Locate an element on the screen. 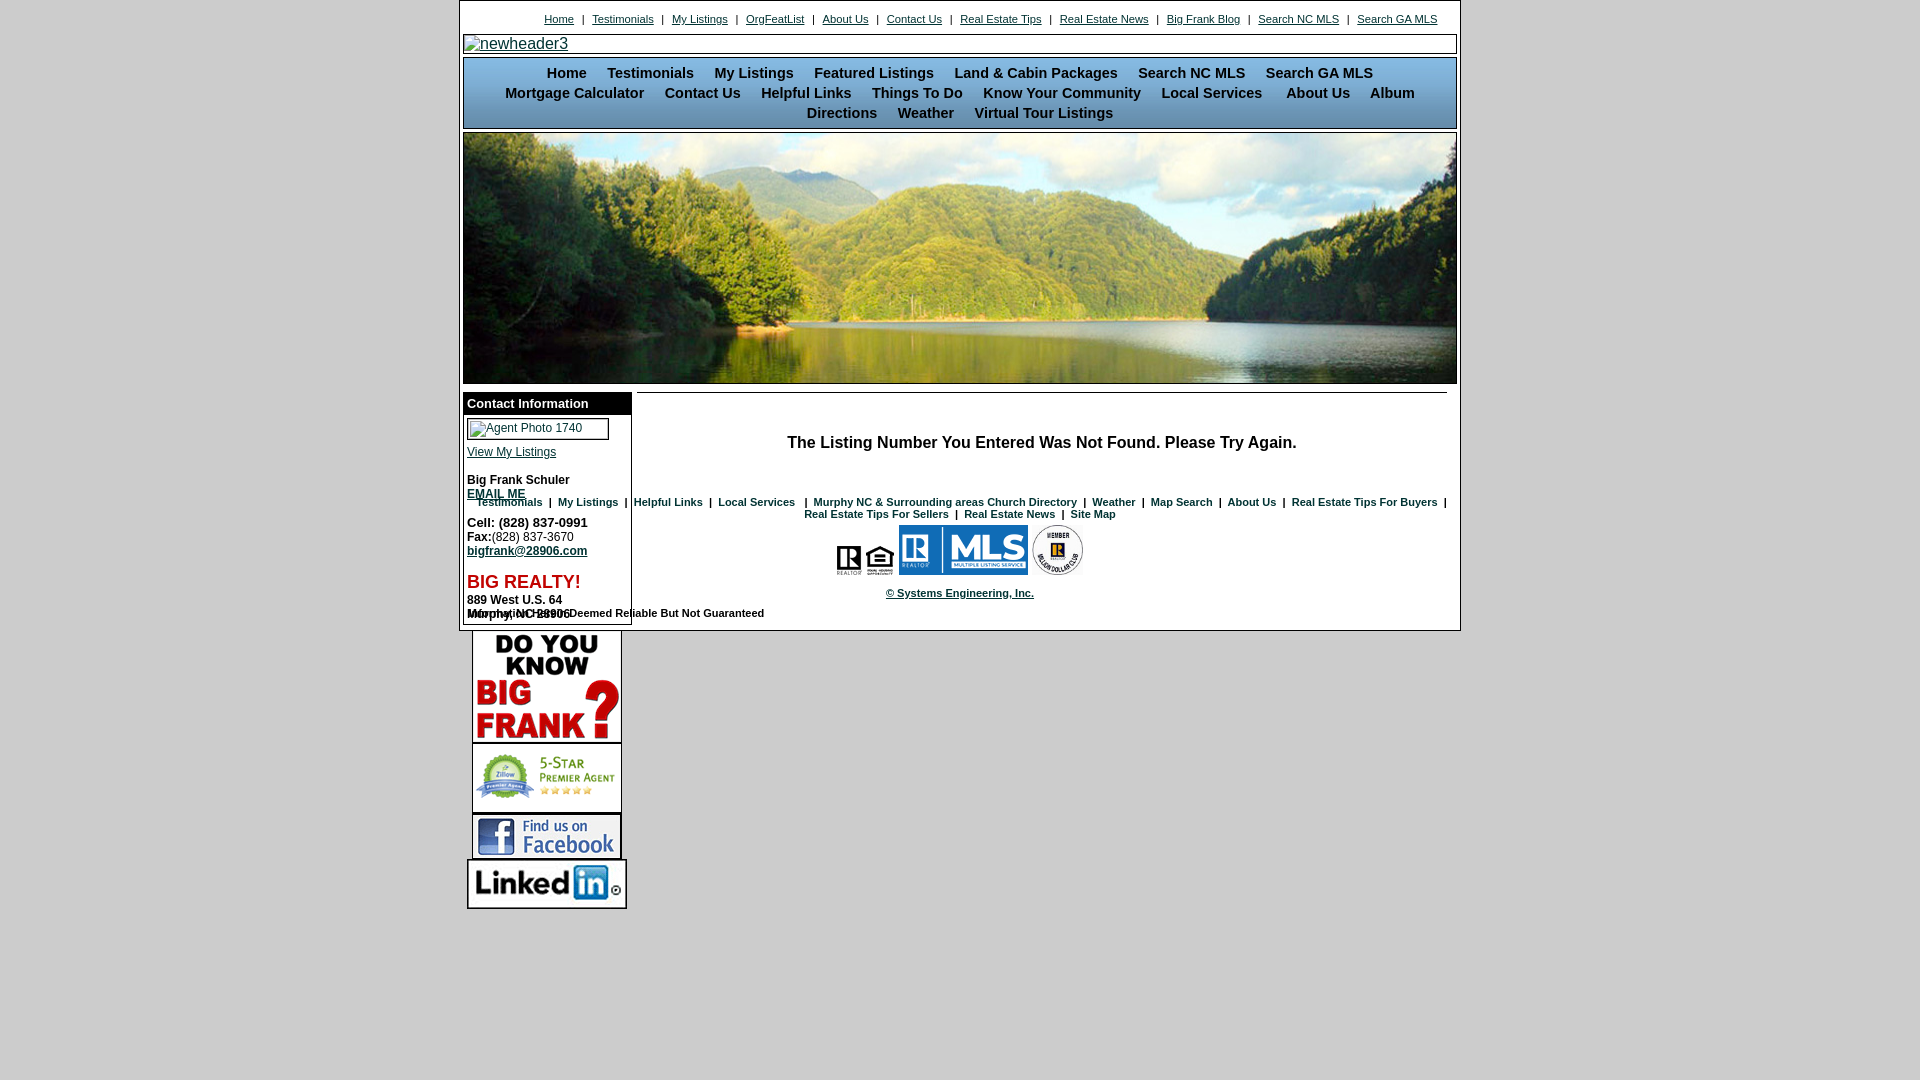 This screenshot has width=1920, height=1080. 'Contact Us' is located at coordinates (883, 19).